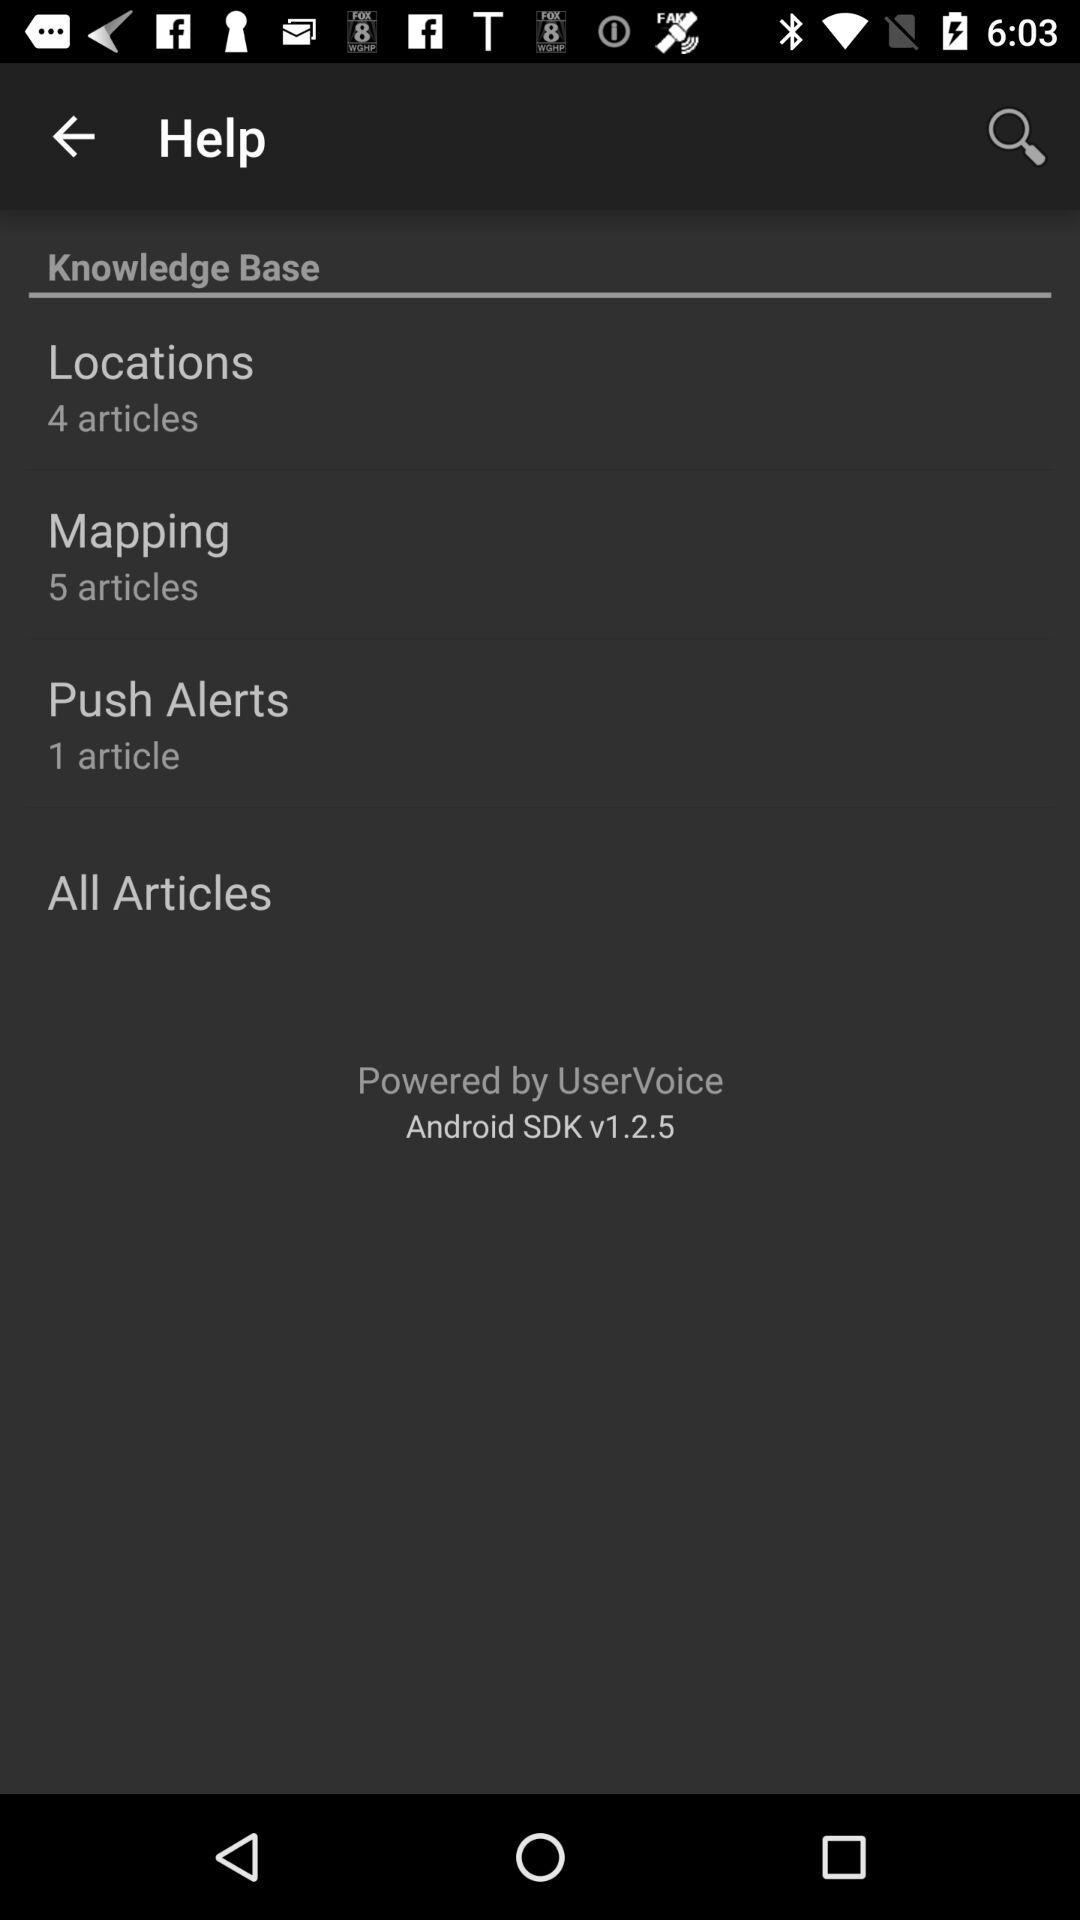 This screenshot has height=1920, width=1080. What do you see at coordinates (1017, 135) in the screenshot?
I see `the icon above knowledge base item` at bounding box center [1017, 135].